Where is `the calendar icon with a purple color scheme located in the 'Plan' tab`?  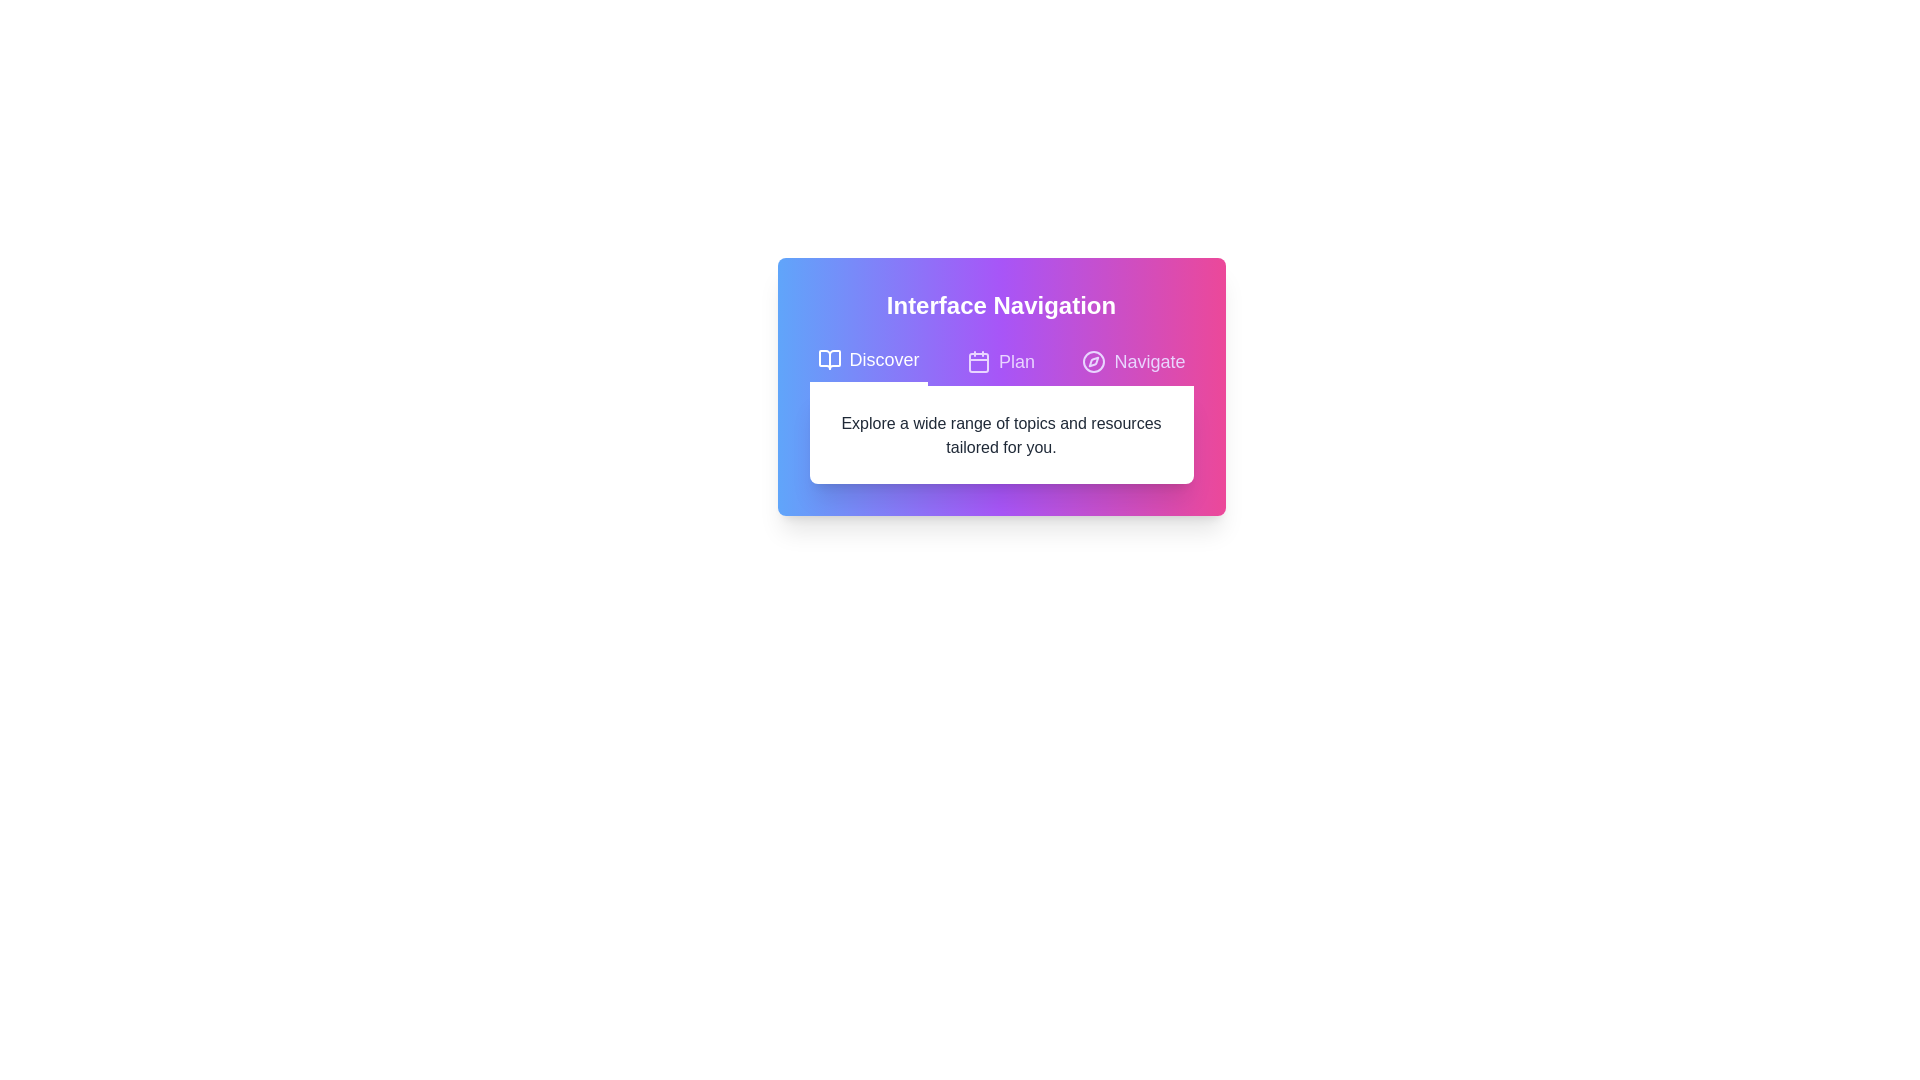
the calendar icon with a purple color scheme located in the 'Plan' tab is located at coordinates (979, 362).